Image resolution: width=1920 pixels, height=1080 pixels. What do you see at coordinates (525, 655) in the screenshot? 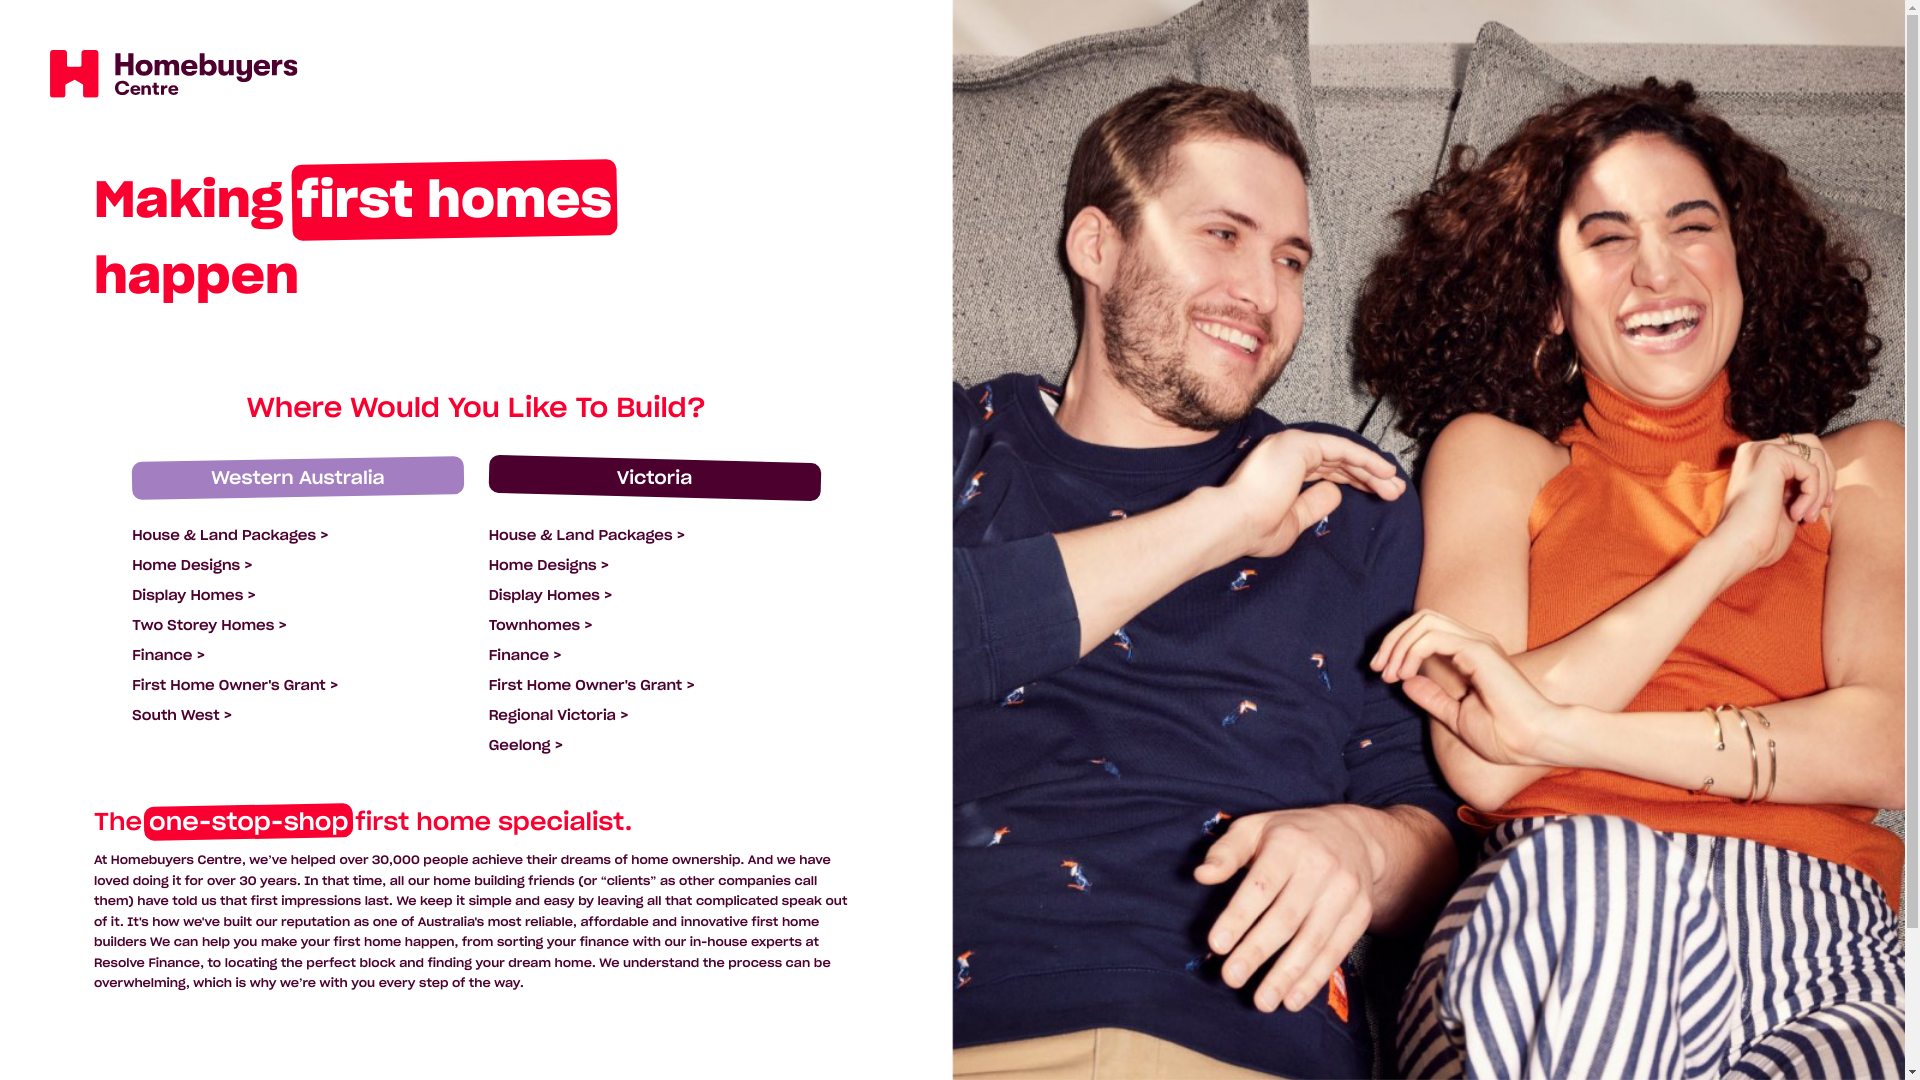
I see `'Finance >'` at bounding box center [525, 655].